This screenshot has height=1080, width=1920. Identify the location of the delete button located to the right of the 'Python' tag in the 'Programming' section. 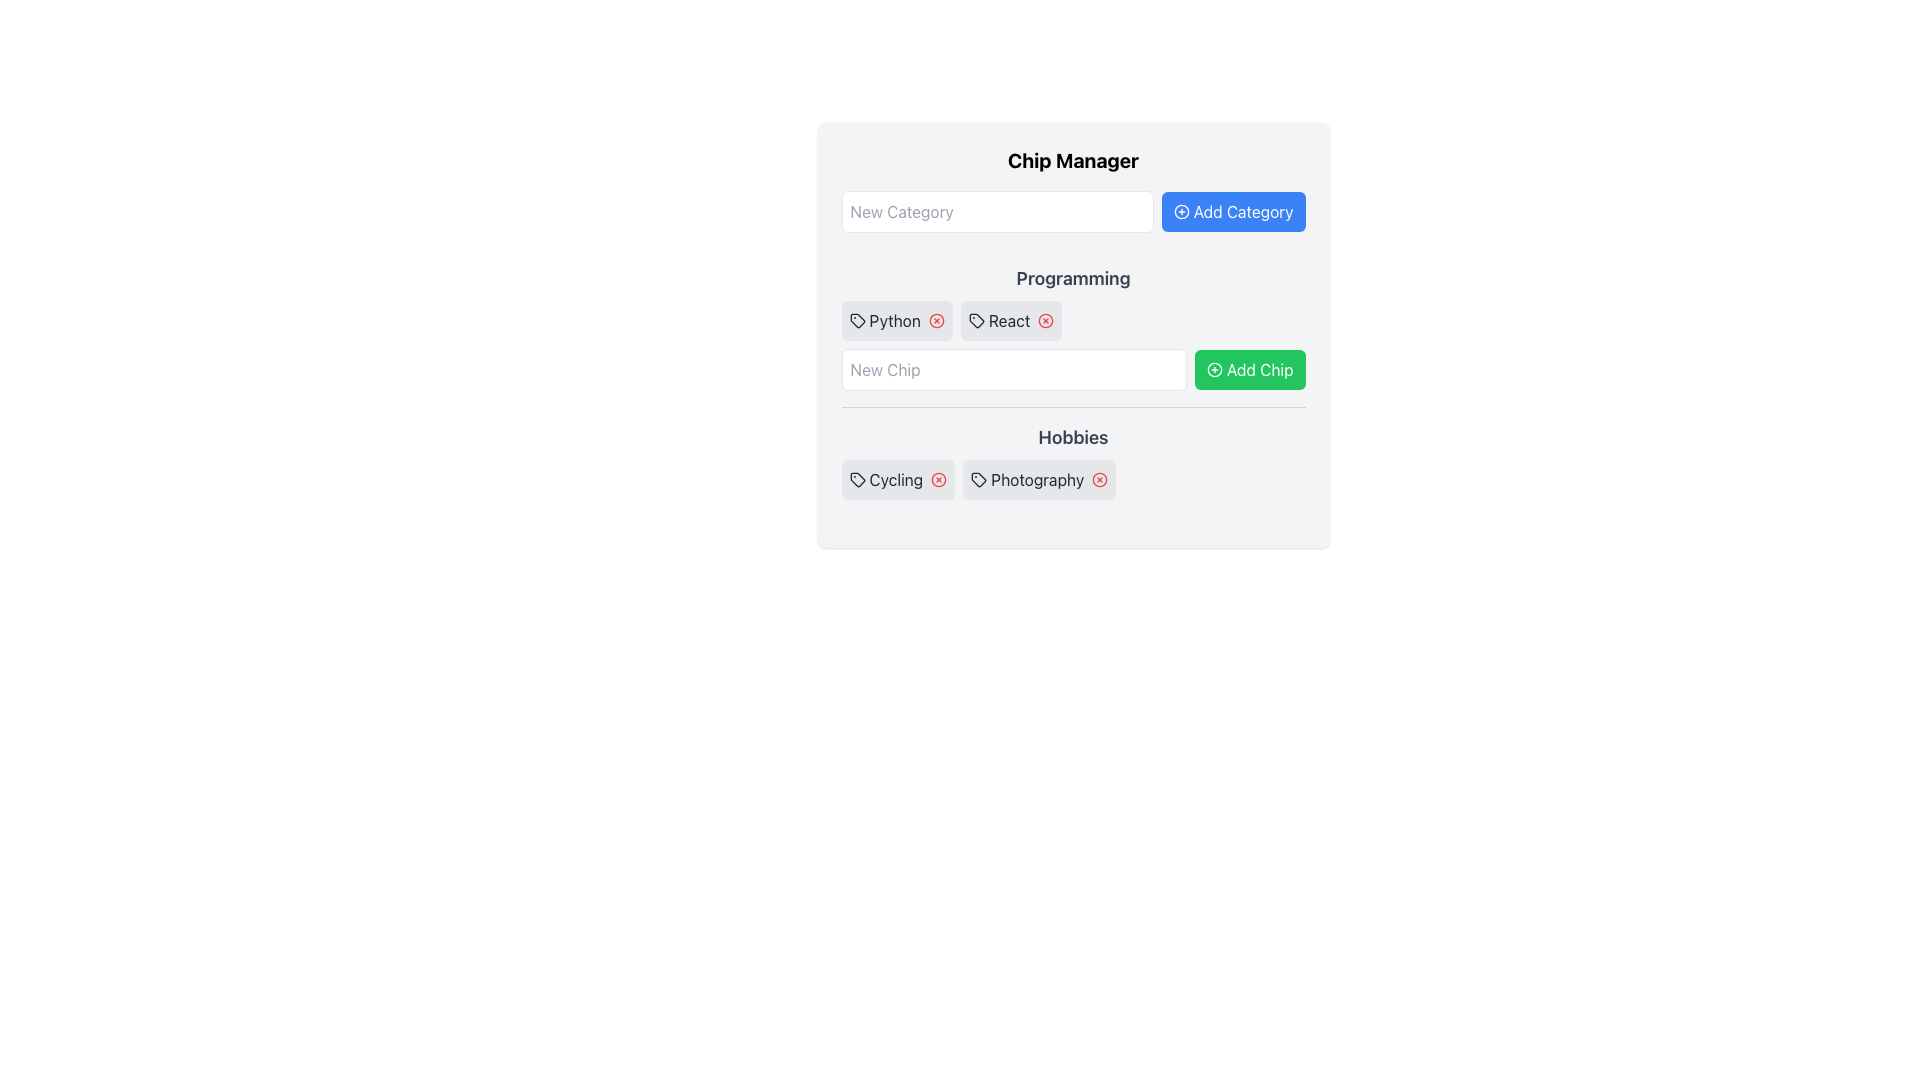
(931, 319).